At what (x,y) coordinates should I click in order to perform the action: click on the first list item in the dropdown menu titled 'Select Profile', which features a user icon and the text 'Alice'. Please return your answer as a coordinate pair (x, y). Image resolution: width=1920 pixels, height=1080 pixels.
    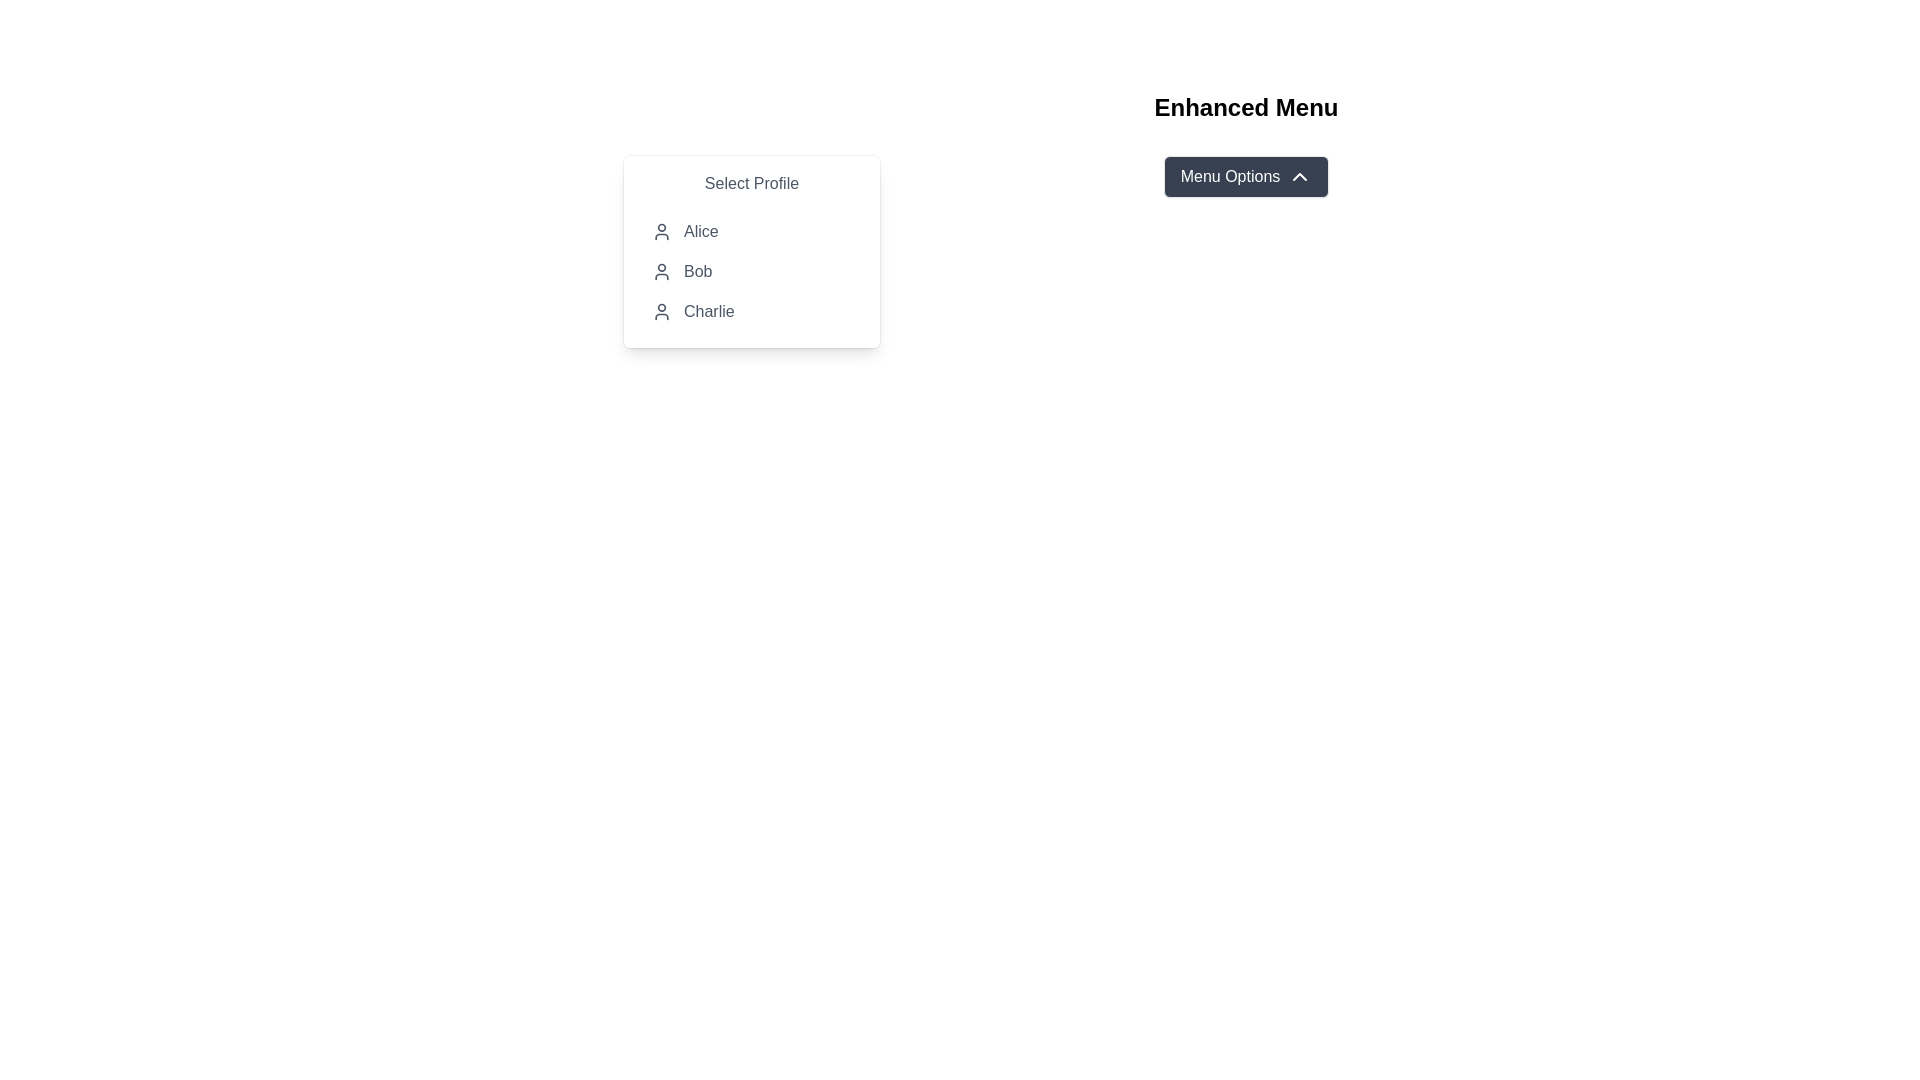
    Looking at the image, I should click on (683, 230).